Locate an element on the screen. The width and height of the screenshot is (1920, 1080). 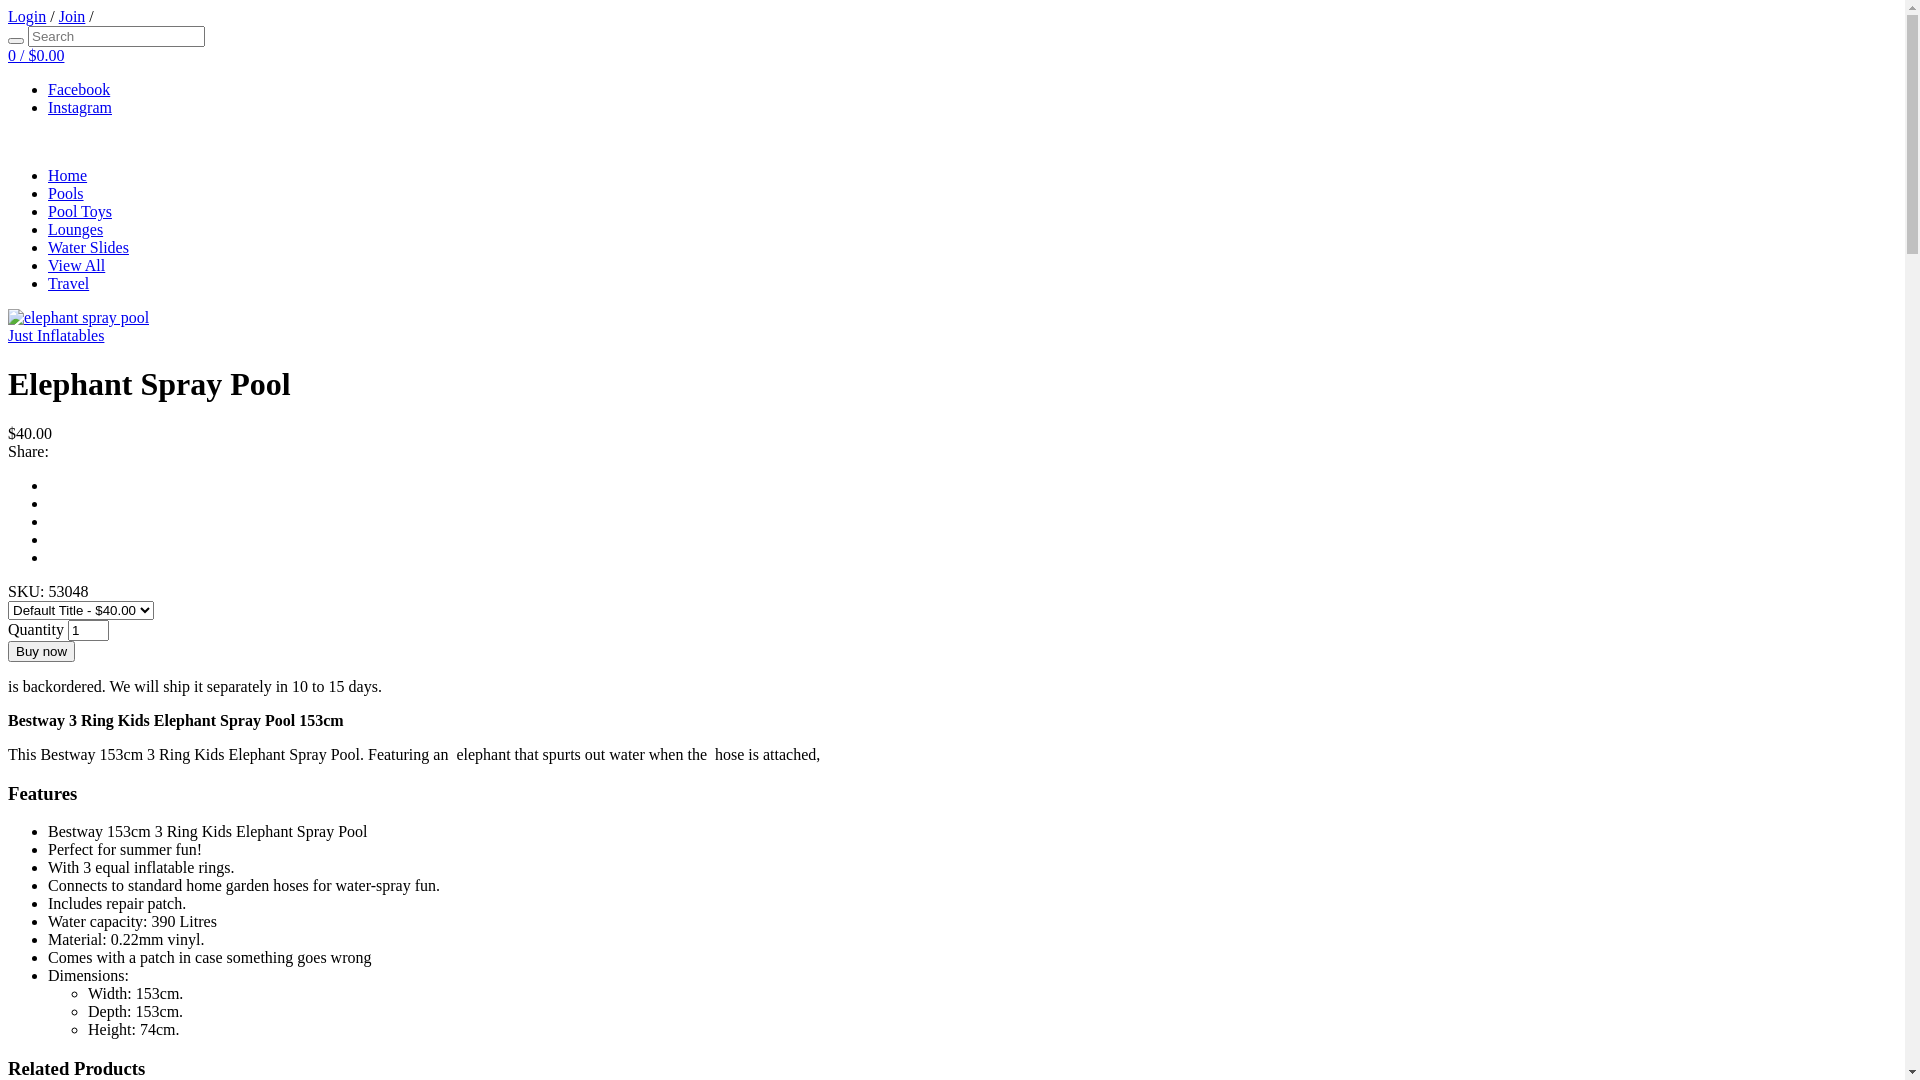
'Instagram' is located at coordinates (80, 107).